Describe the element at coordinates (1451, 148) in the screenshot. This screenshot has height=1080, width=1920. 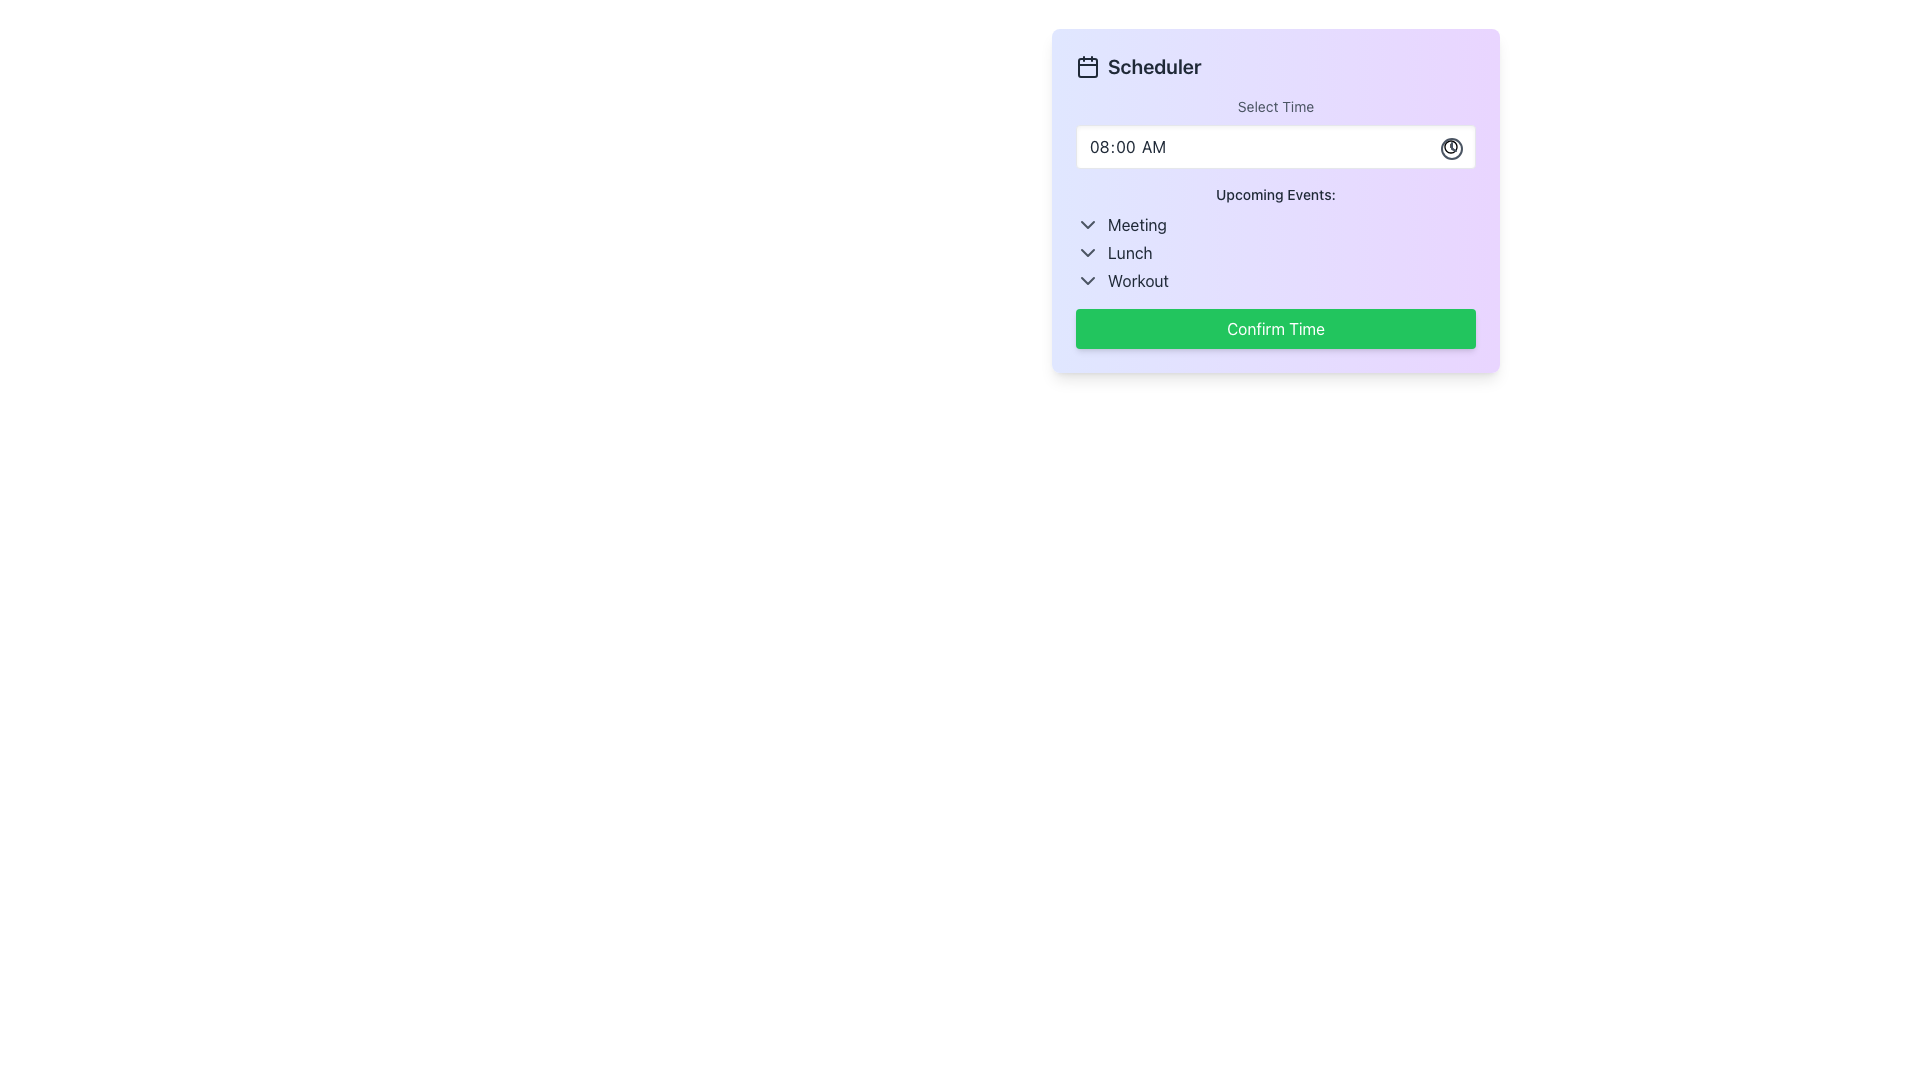
I see `the clock icon represented by the circular element in the top-right area of the time selection input box` at that location.